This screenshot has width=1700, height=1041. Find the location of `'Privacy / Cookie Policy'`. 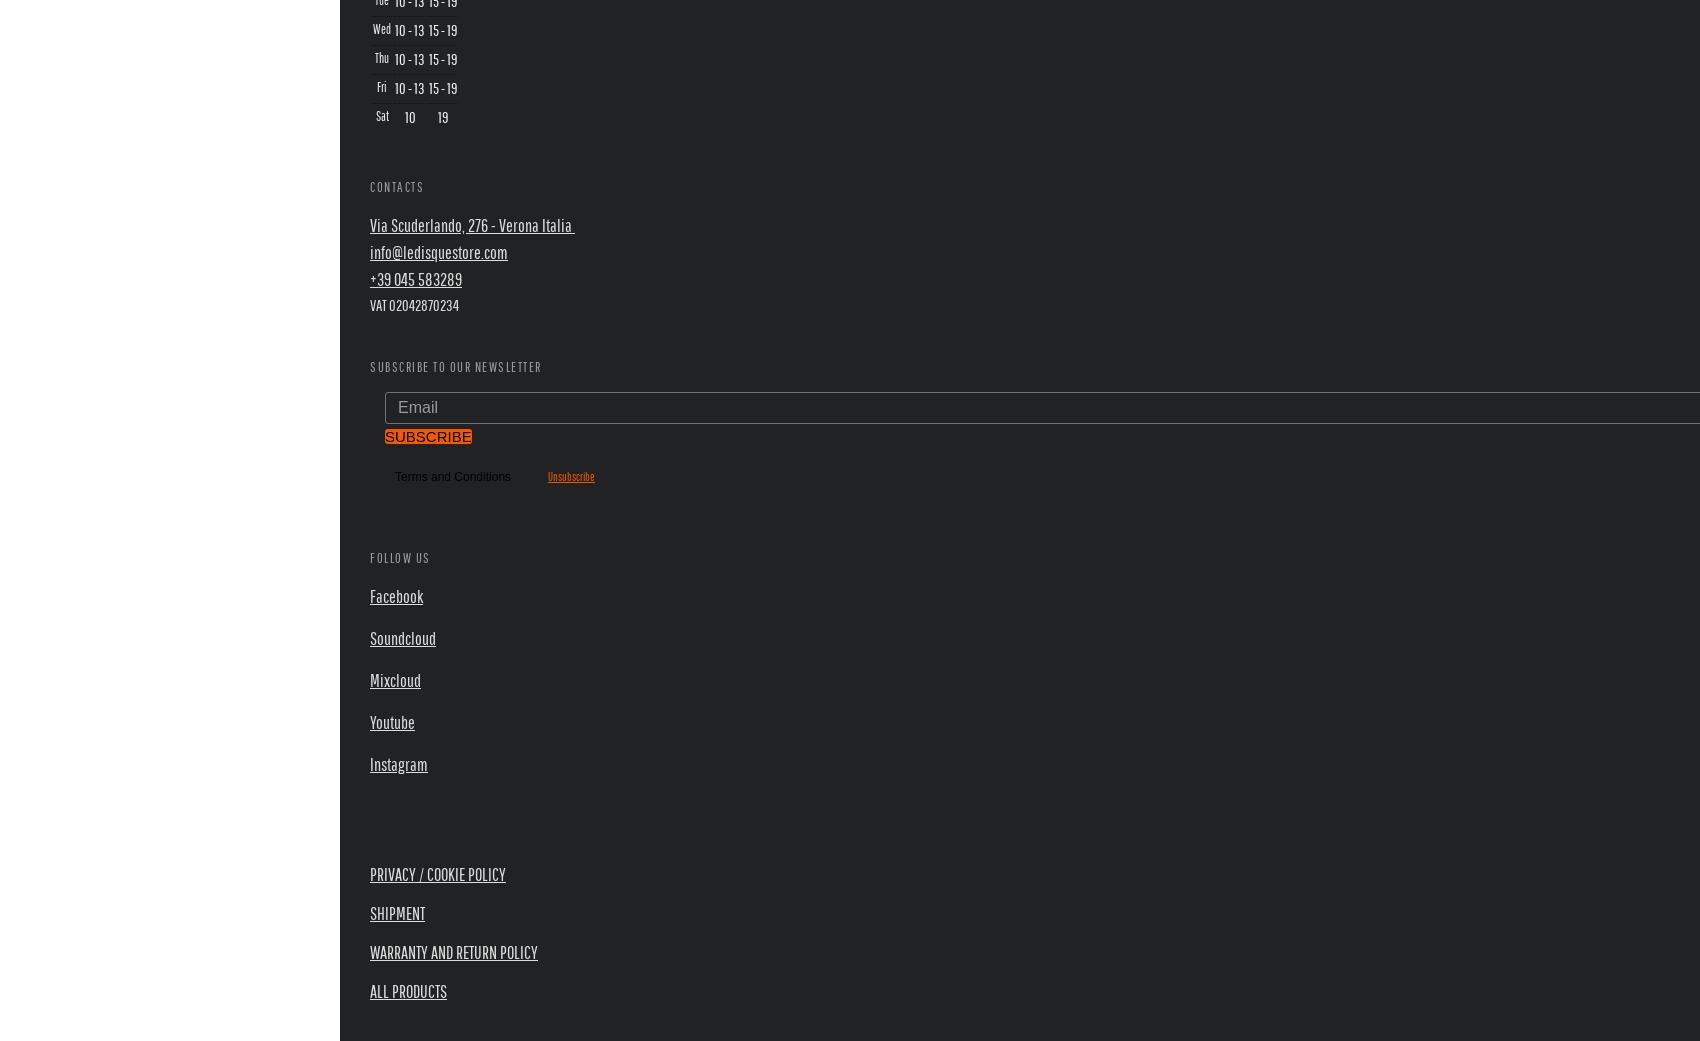

'Privacy / Cookie Policy' is located at coordinates (368, 873).